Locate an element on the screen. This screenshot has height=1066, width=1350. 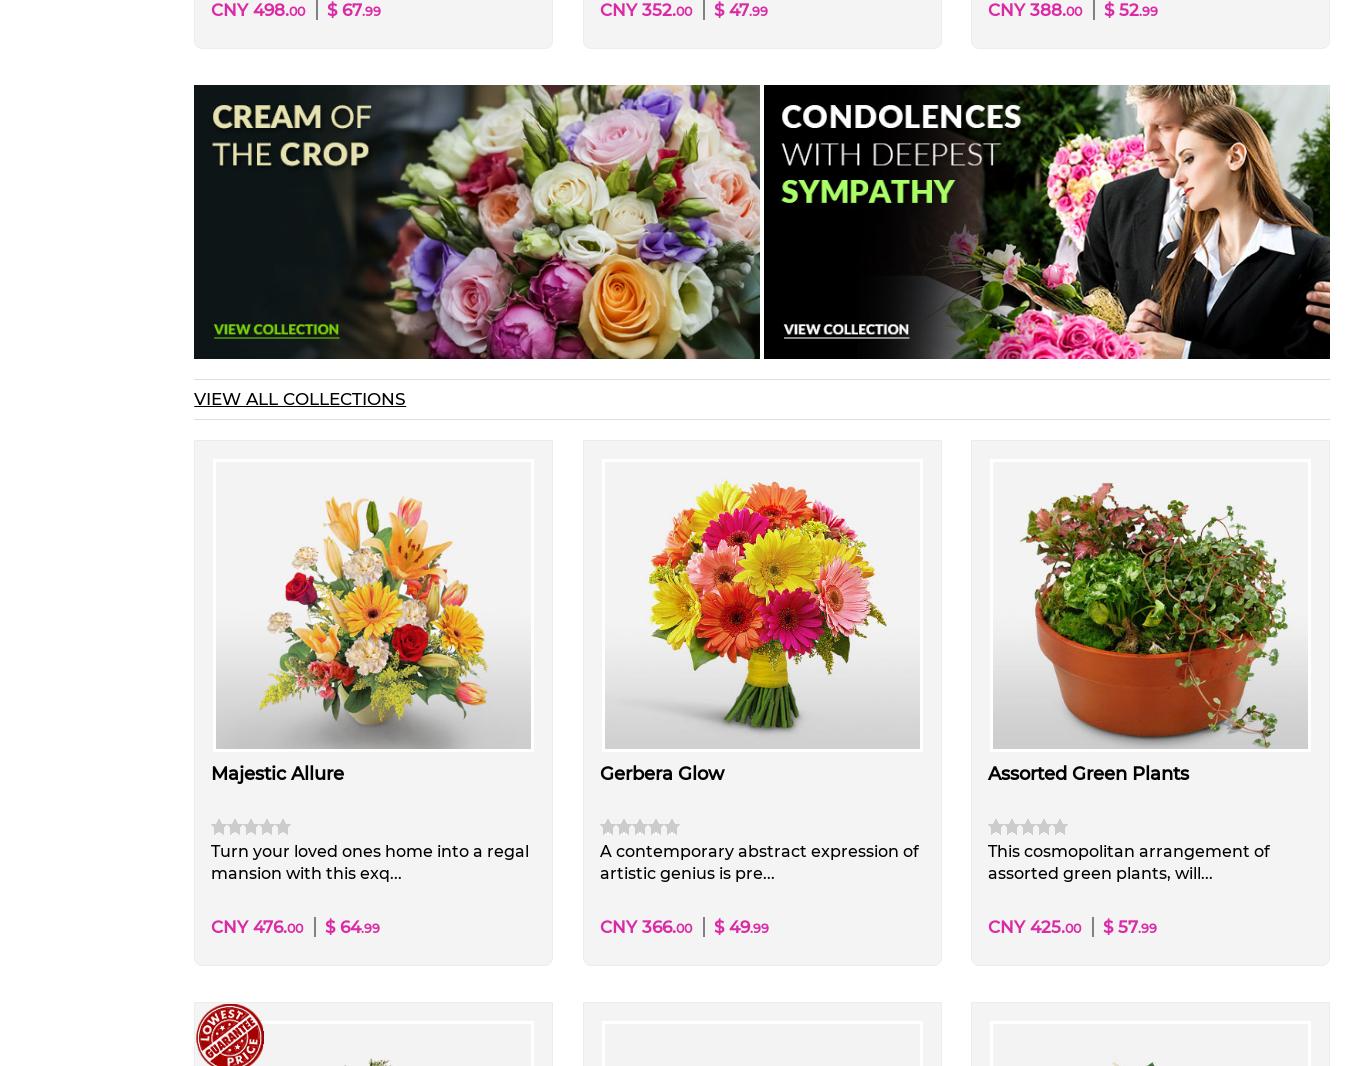
'Turn your loved ones home into a regal mansion with this exq...' is located at coordinates (211, 862).